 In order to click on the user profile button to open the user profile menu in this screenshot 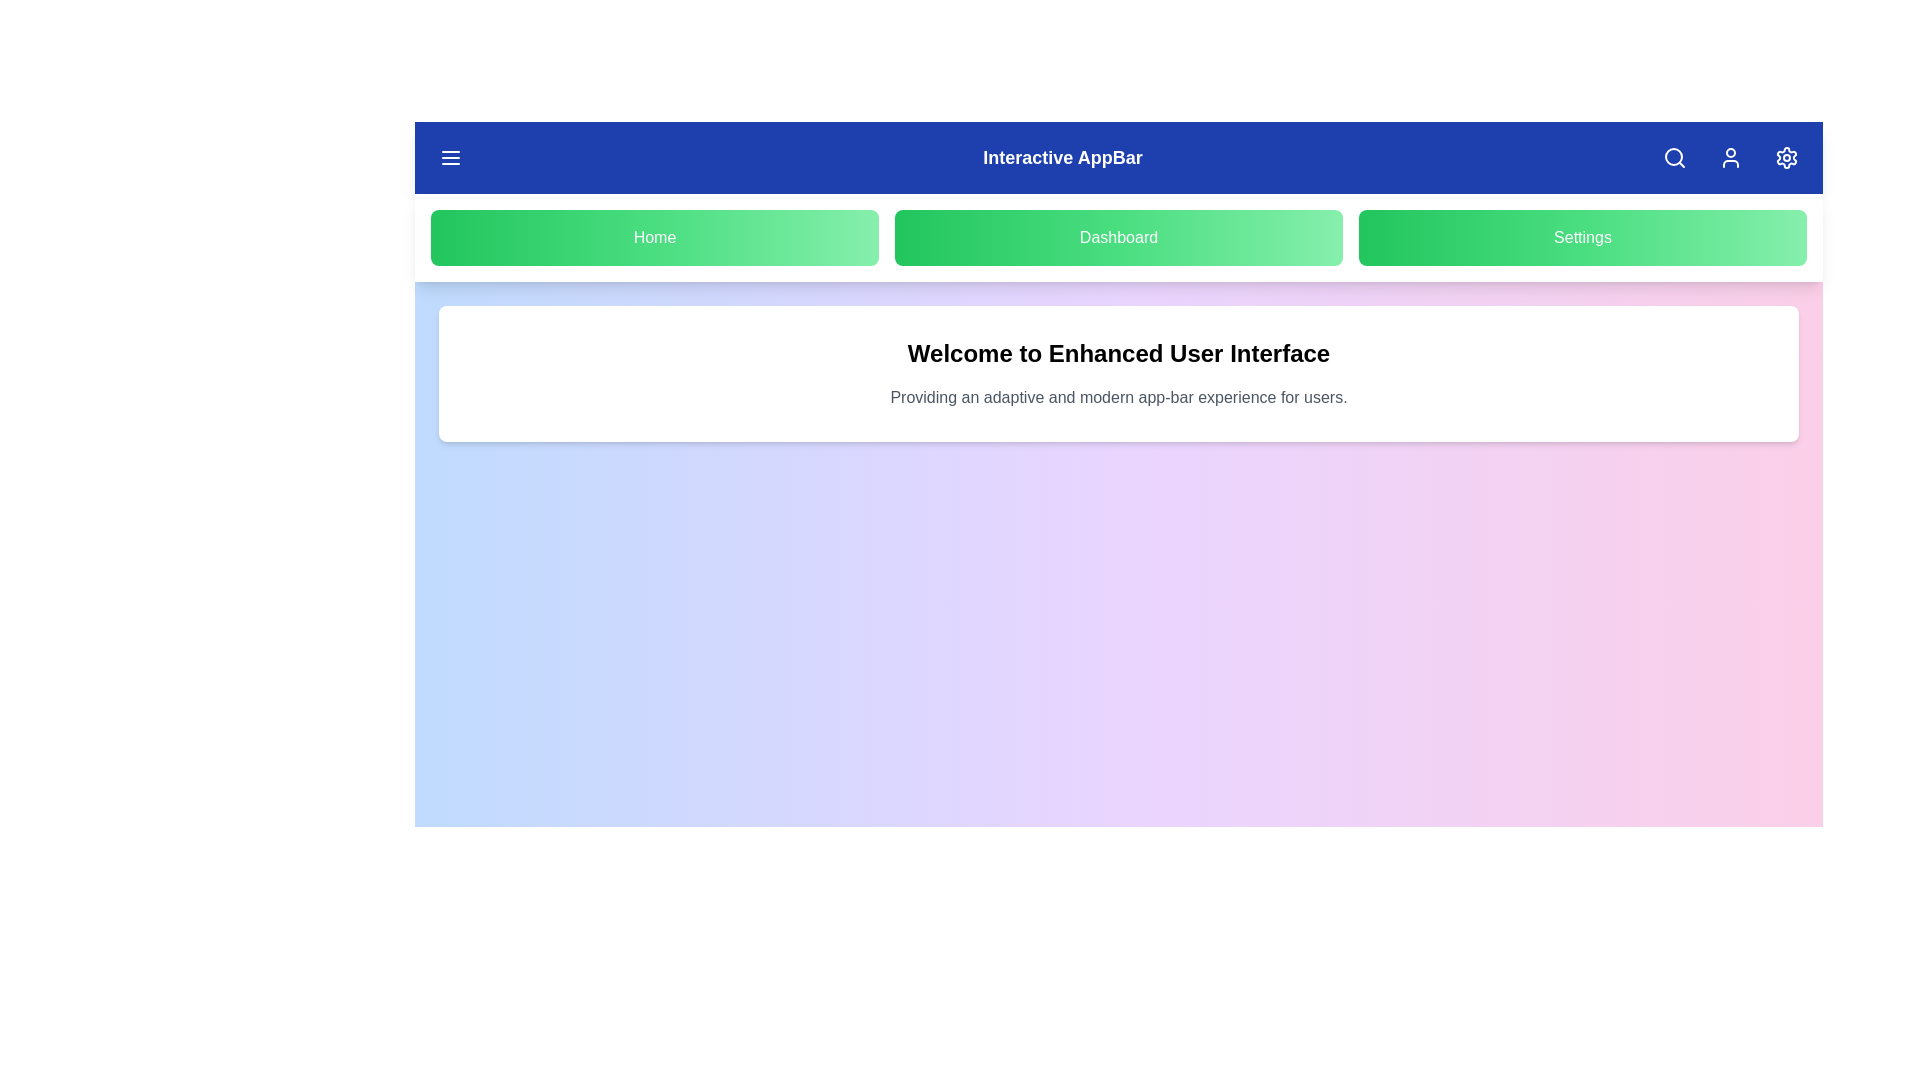, I will do `click(1730, 157)`.